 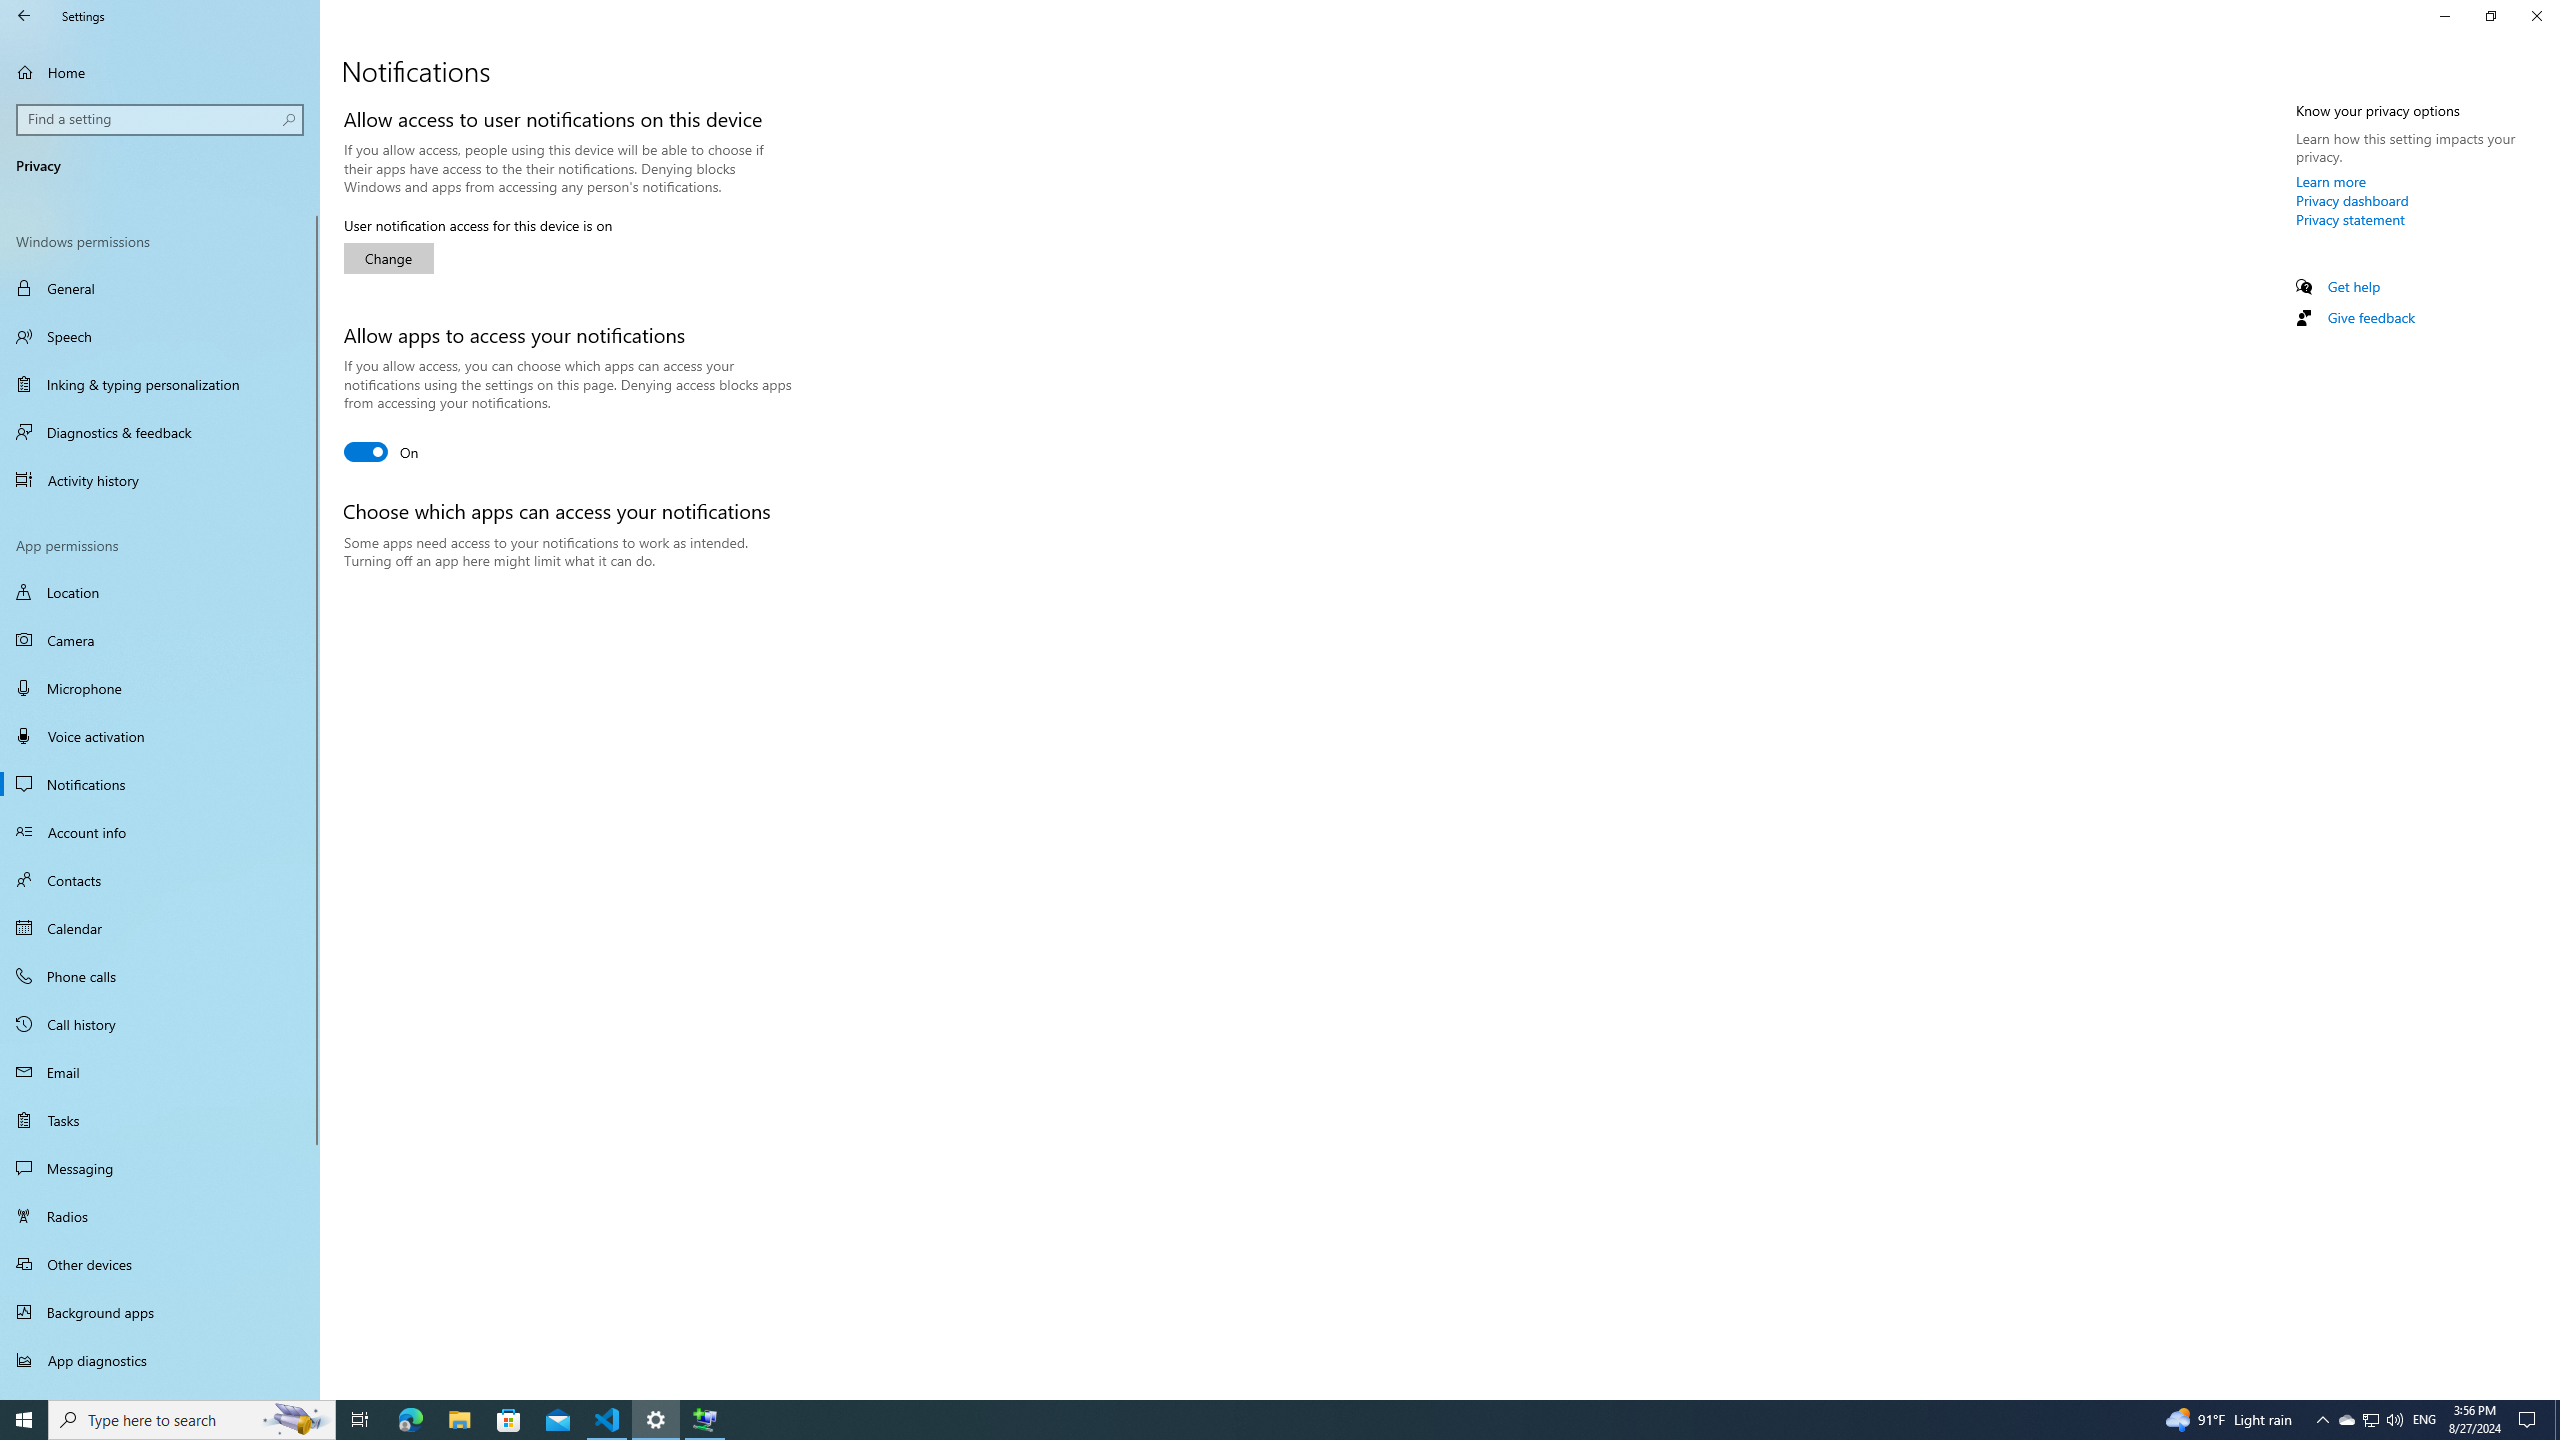 I want to click on 'Microphone', so click(x=159, y=686).